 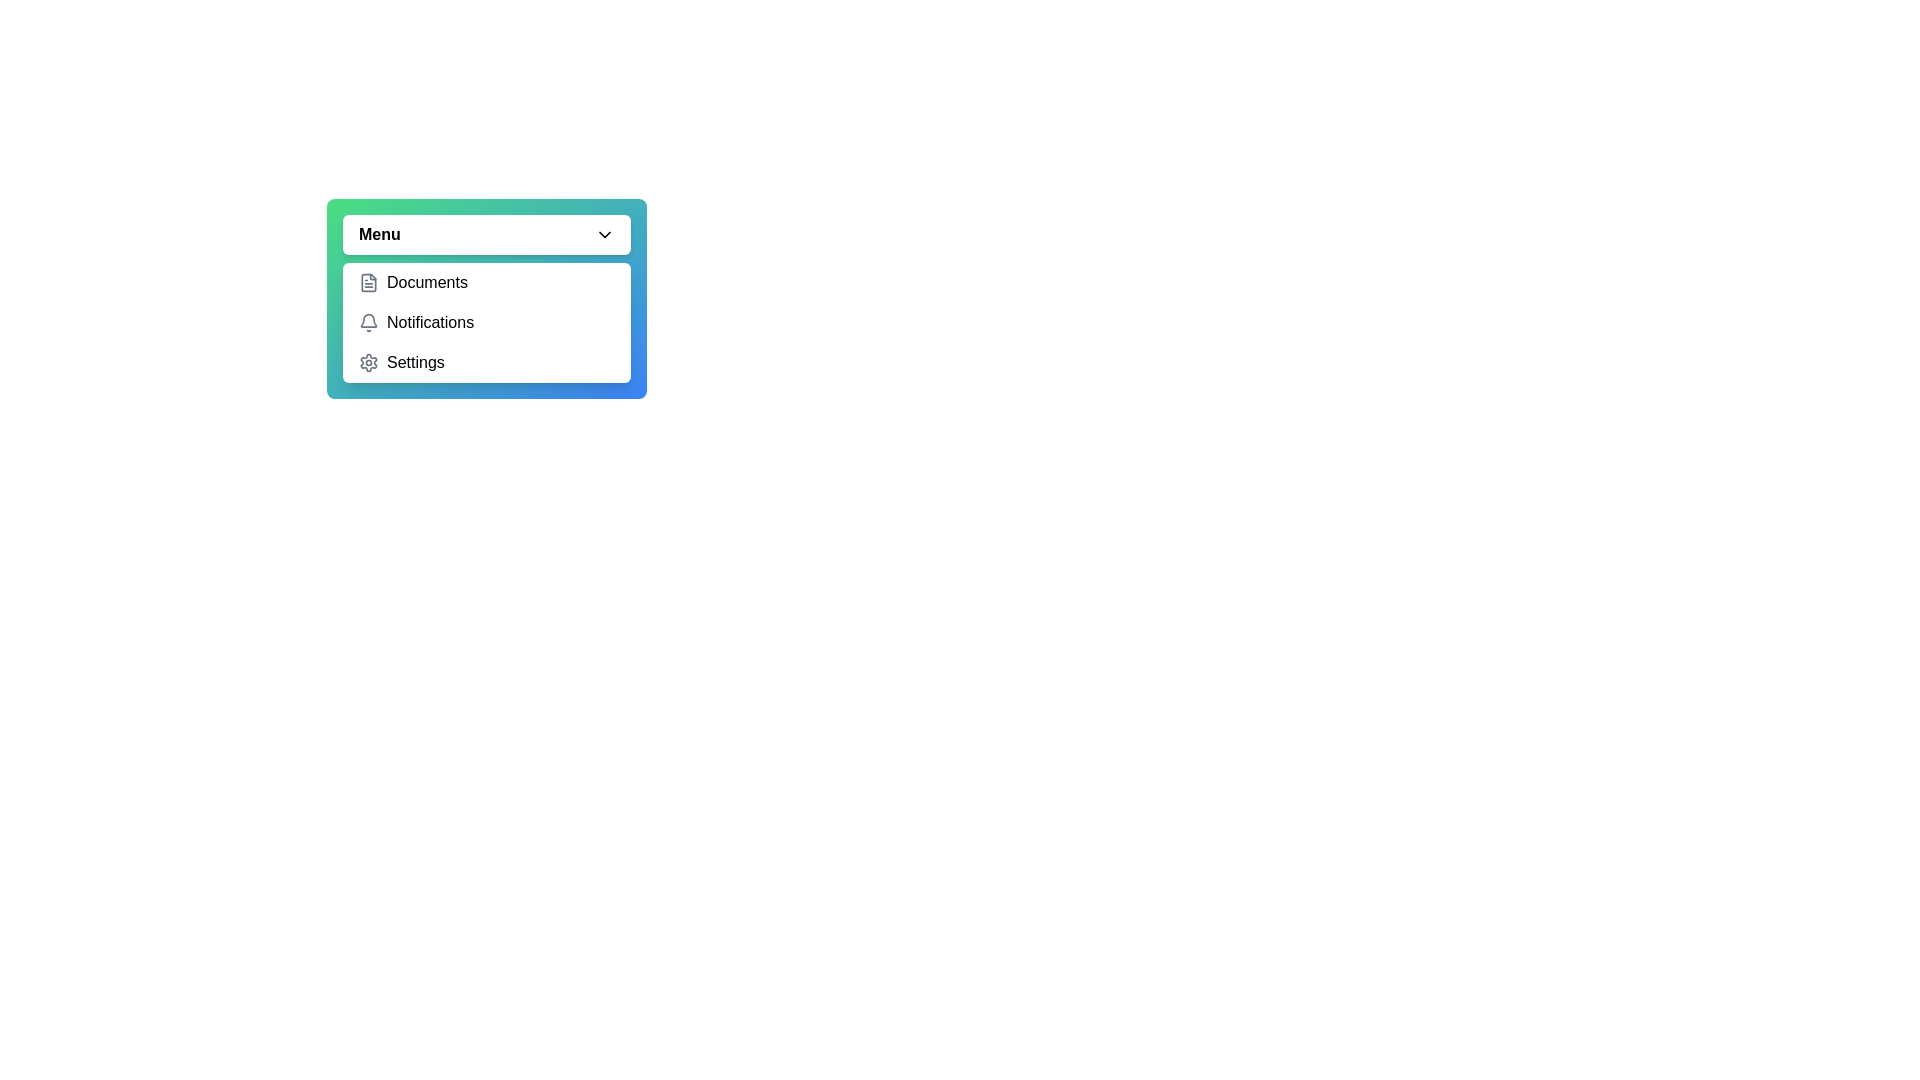 I want to click on the 'Notifications' menu item located directly beneath 'Documents' and above 'Settings' in a vertical menu structure, so click(x=486, y=322).